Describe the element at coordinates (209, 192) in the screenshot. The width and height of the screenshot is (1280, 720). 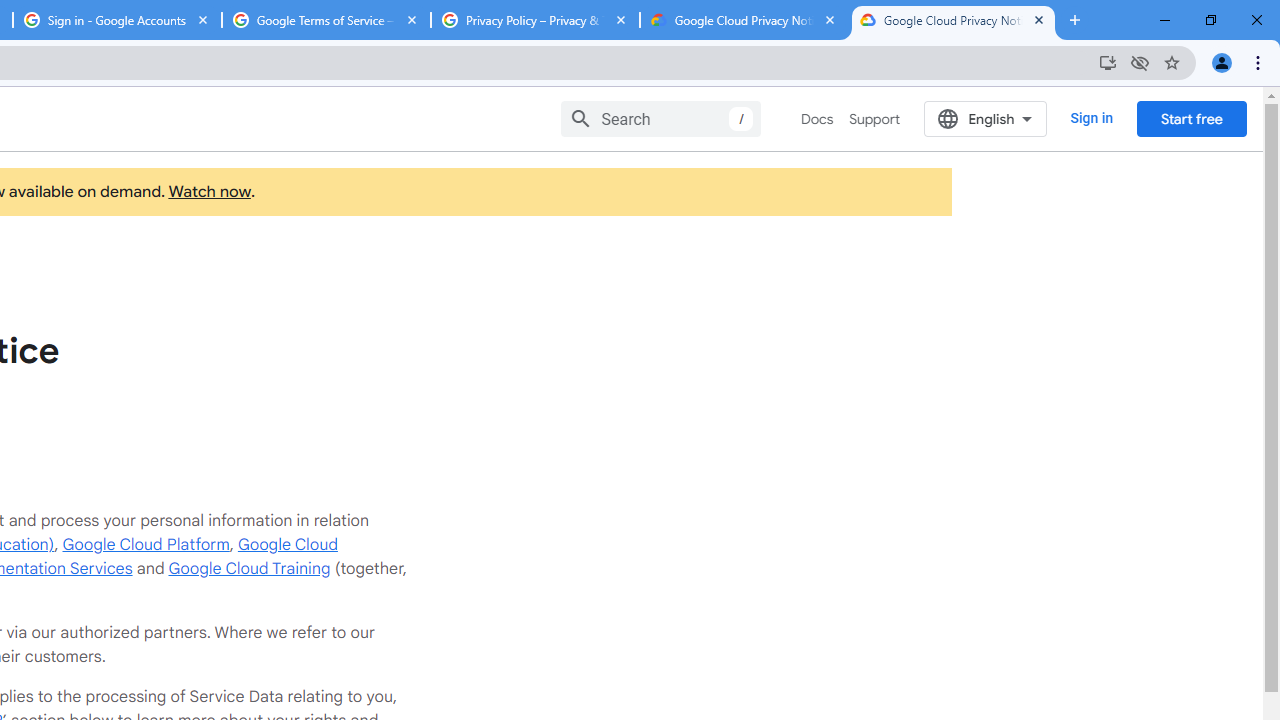
I see `'Watch now'` at that location.